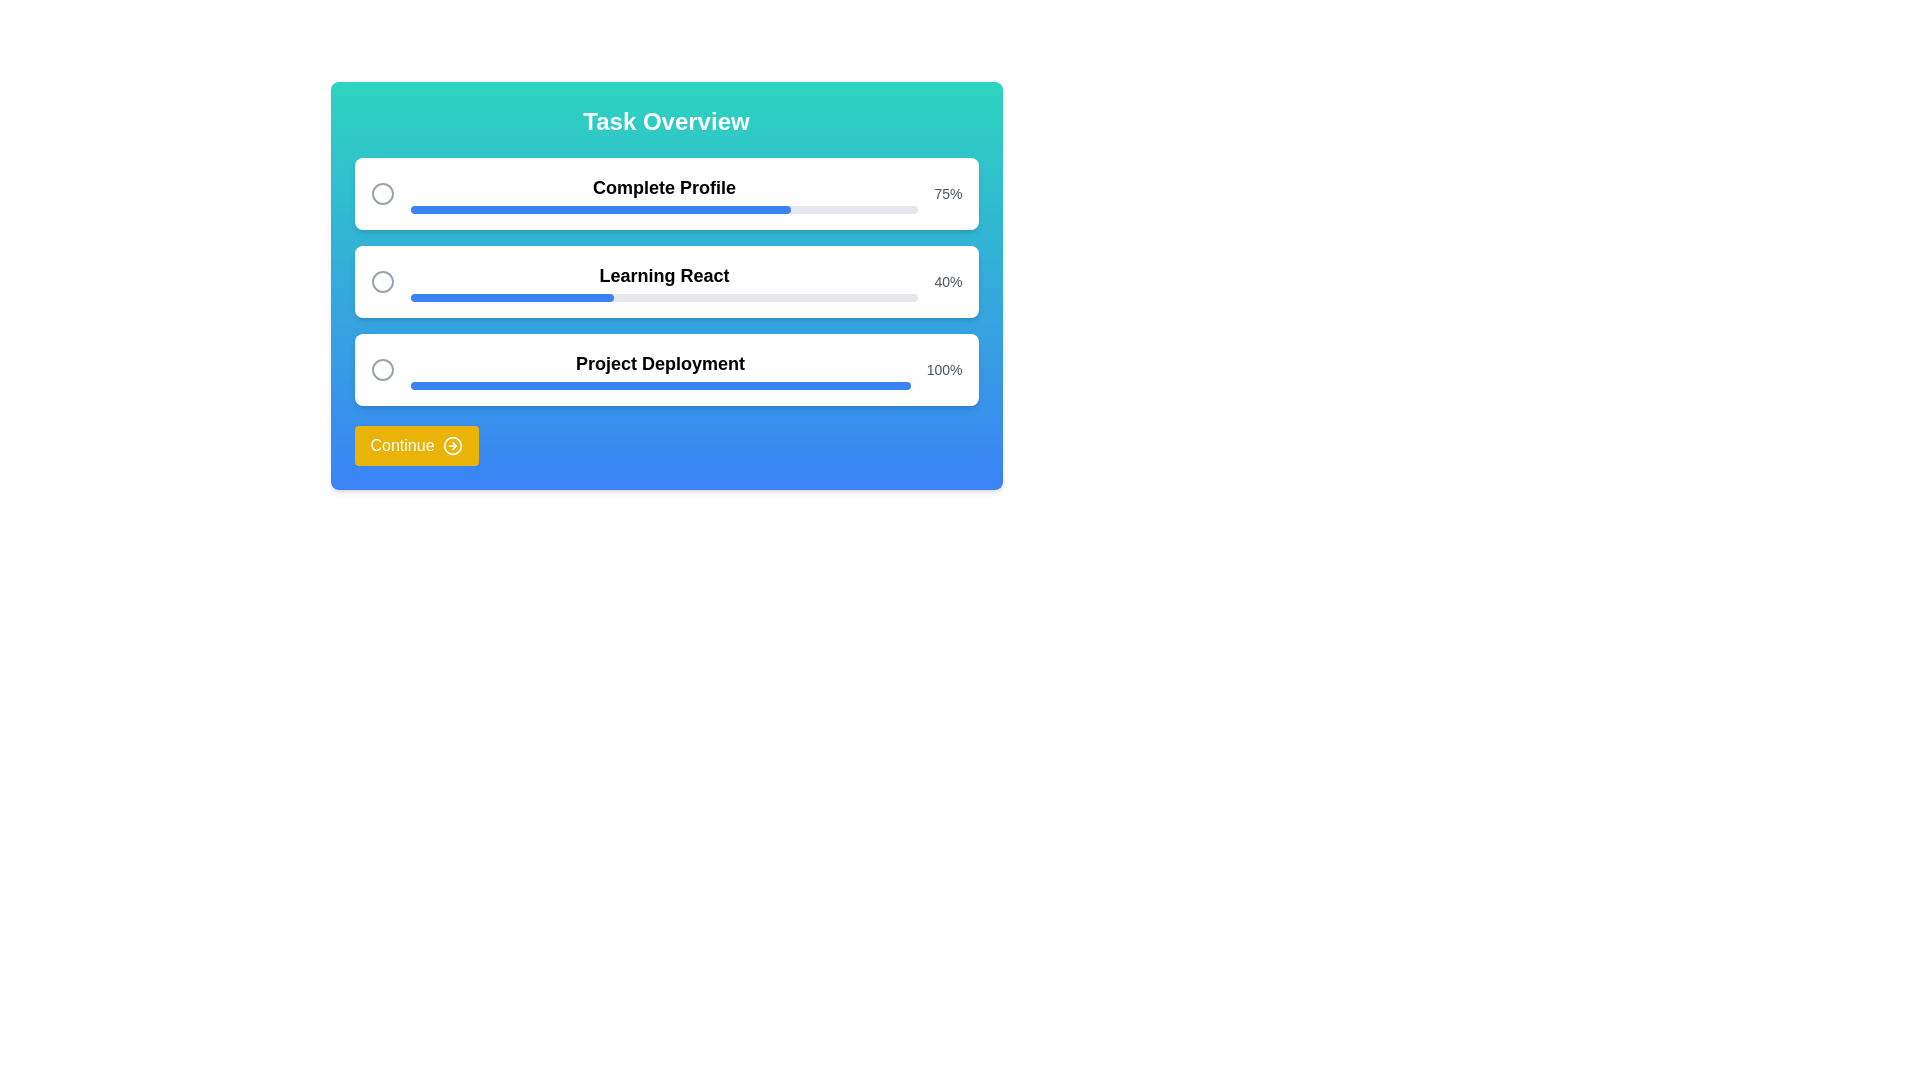 The width and height of the screenshot is (1920, 1080). Describe the element at coordinates (382, 193) in the screenshot. I see `the circular gray outlined icon located at the leftmost side of the 'Complete Profile' row` at that location.